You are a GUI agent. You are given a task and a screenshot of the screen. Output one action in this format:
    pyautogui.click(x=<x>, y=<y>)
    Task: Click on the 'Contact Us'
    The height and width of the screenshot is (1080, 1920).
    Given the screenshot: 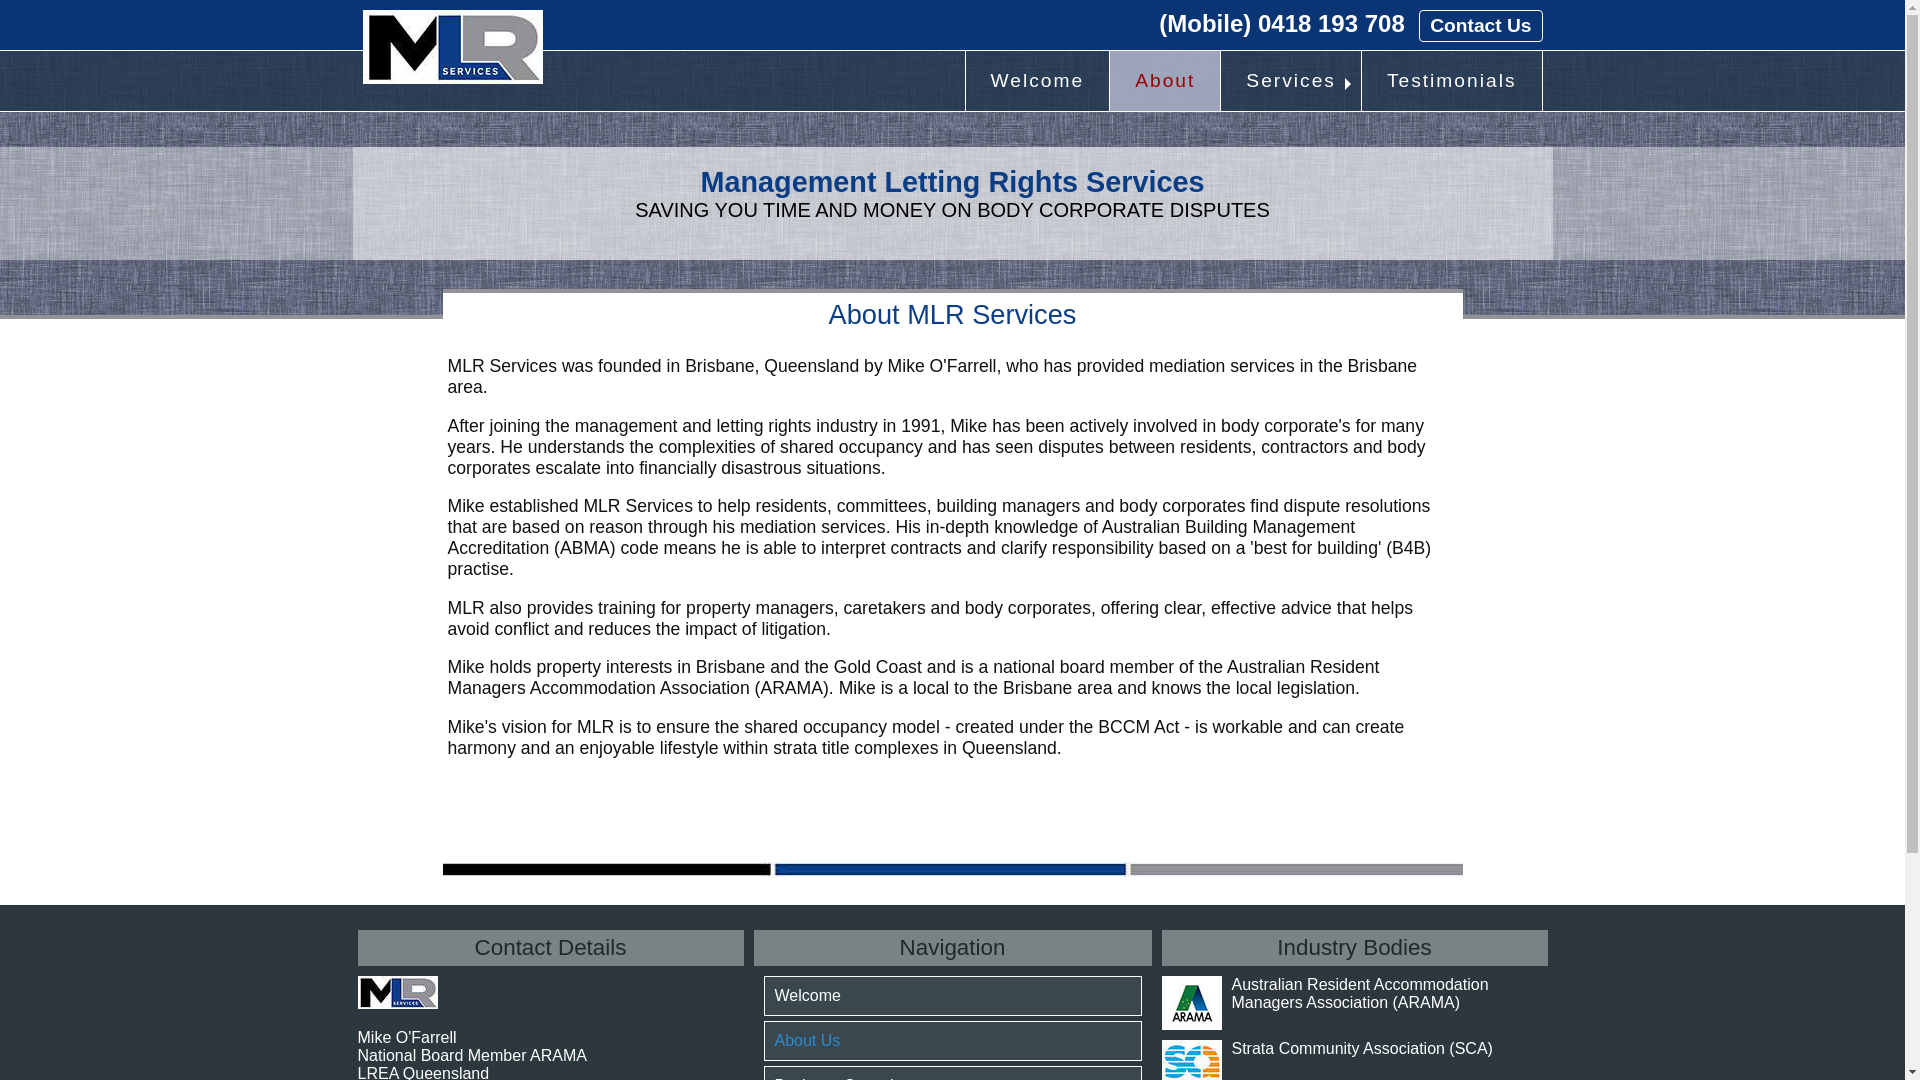 What is the action you would take?
    pyautogui.click(x=1418, y=26)
    